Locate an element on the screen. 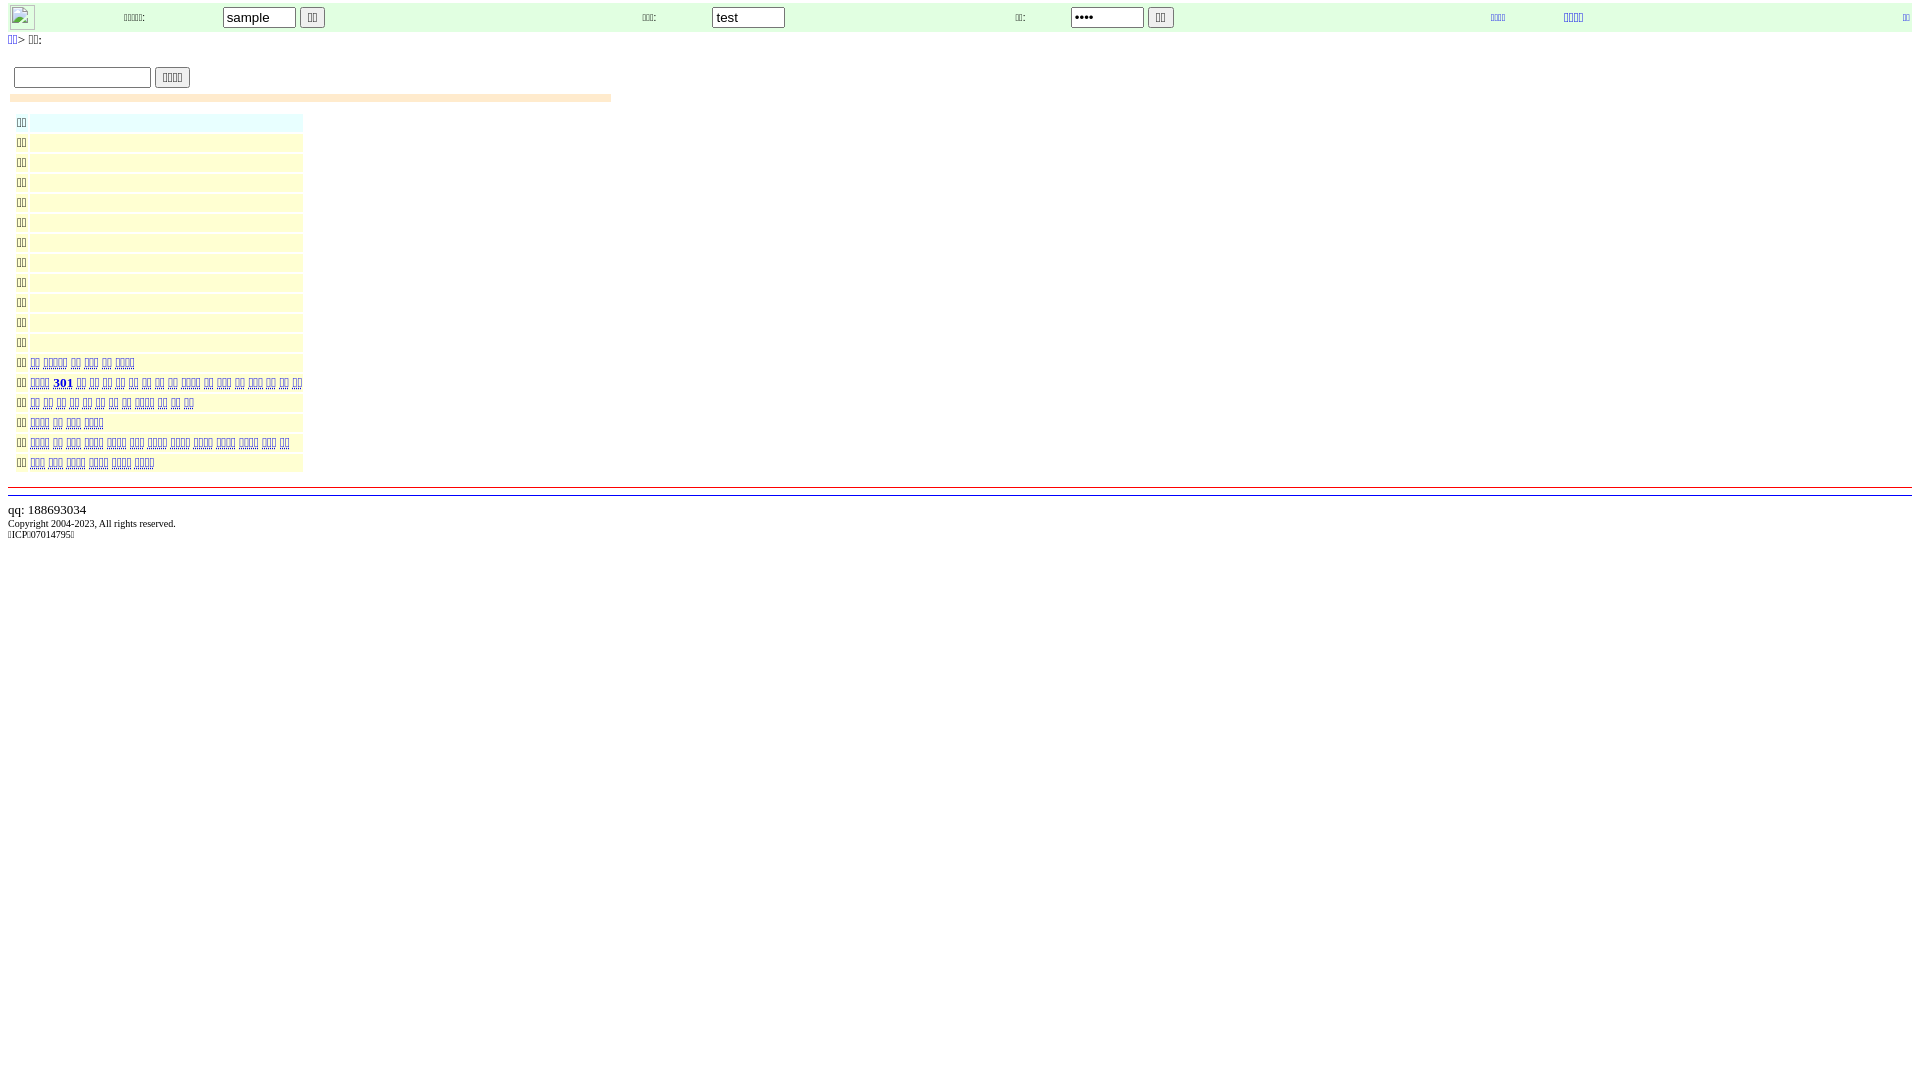 The image size is (1920, 1080). '301' is located at coordinates (64, 382).